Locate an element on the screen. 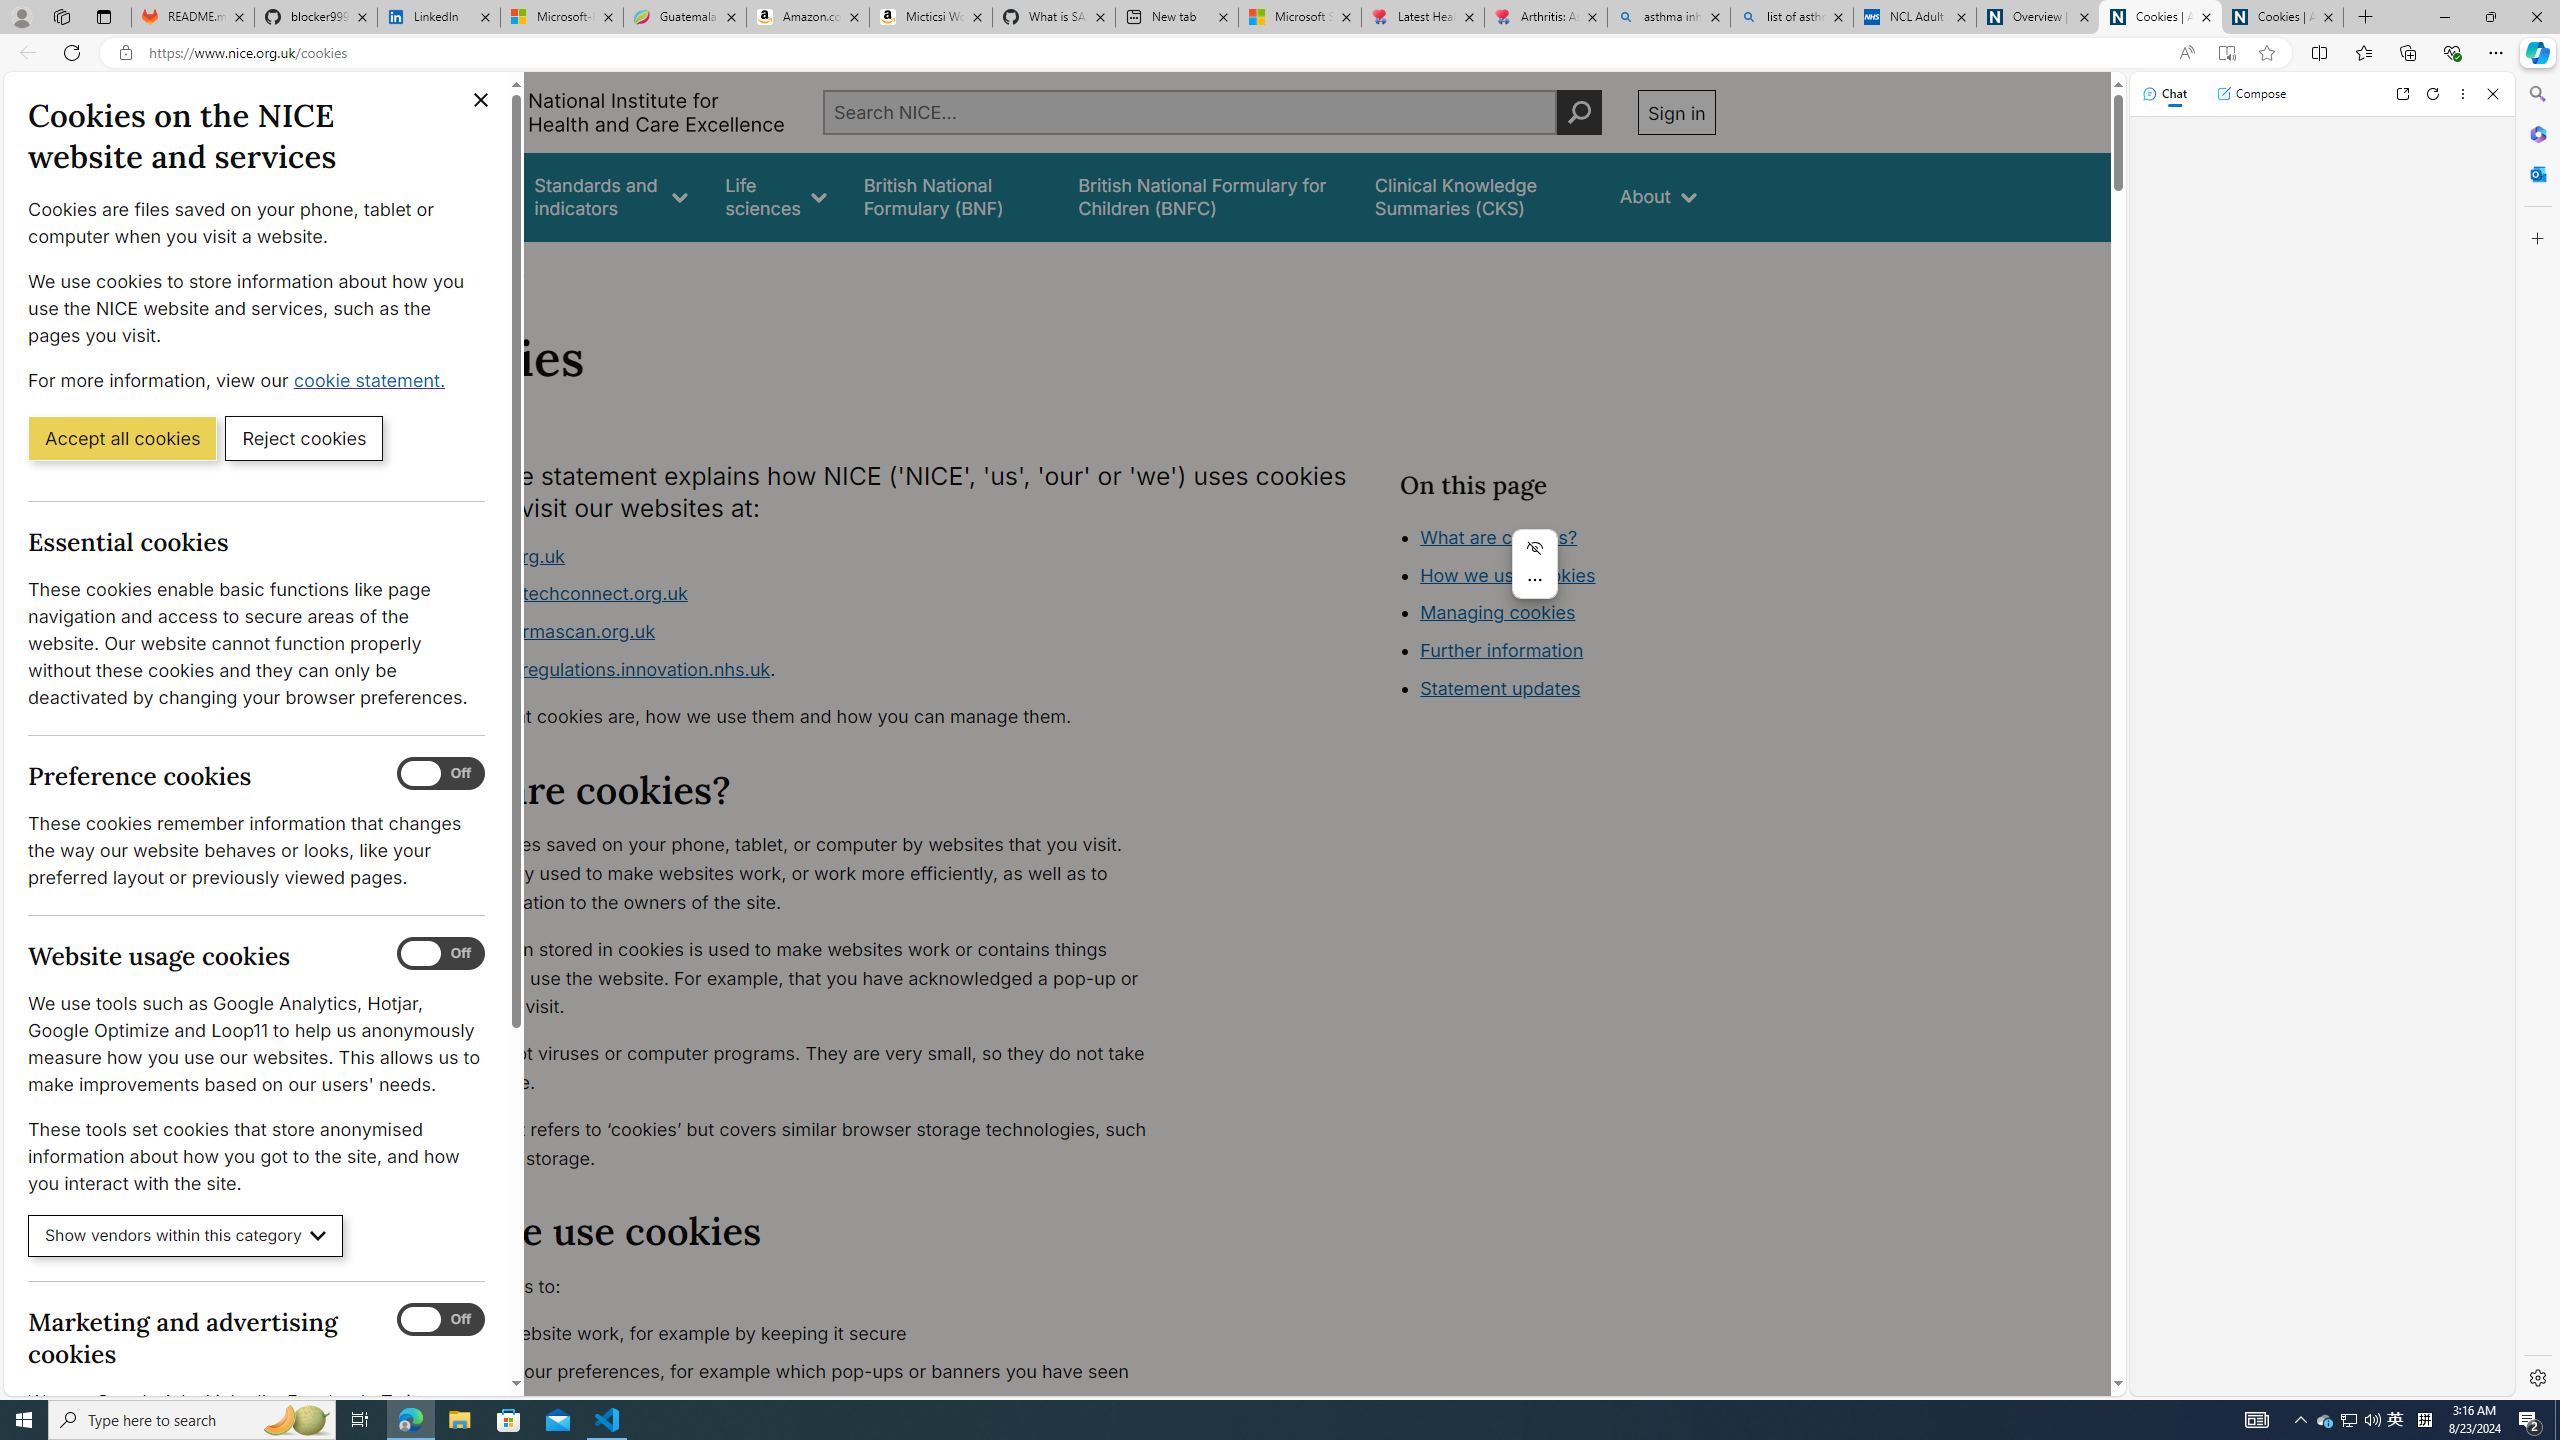 This screenshot has height=1440, width=2560. 'About' is located at coordinates (1656, 196).